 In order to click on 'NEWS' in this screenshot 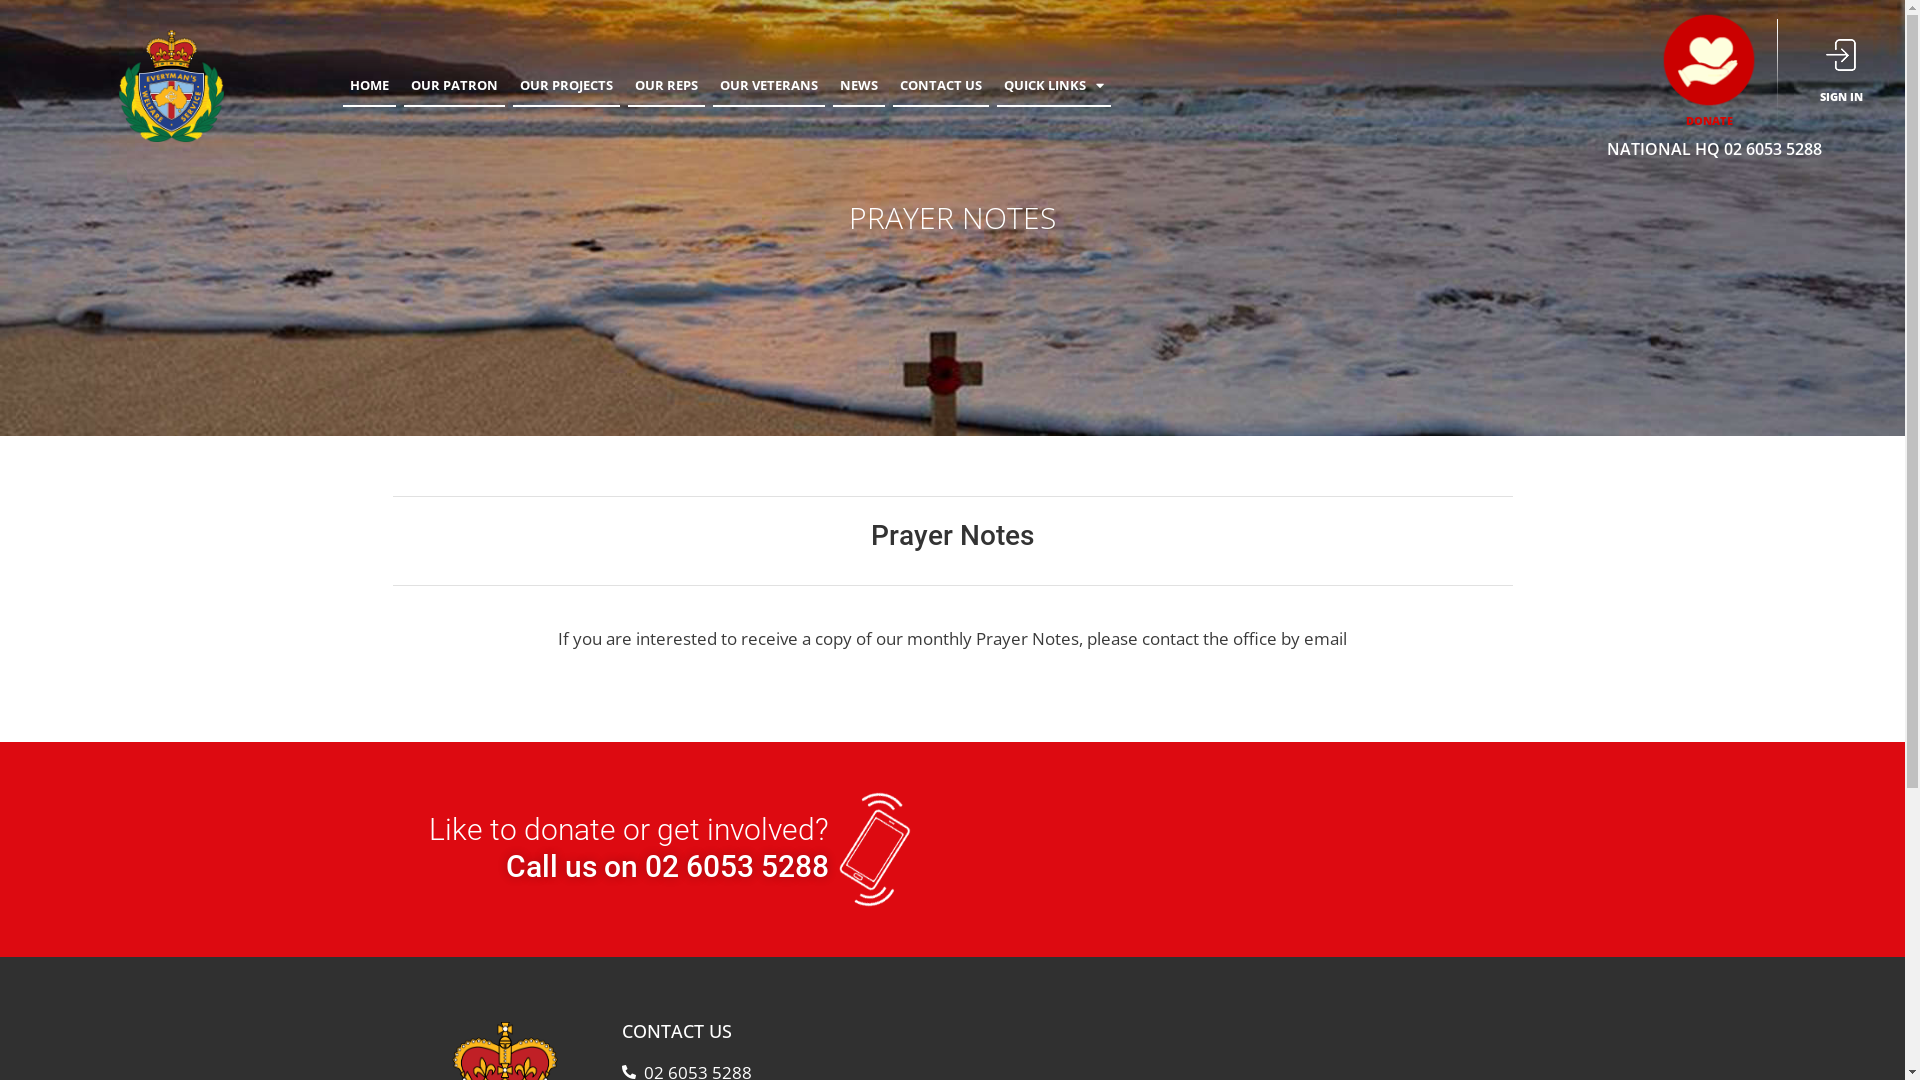, I will do `click(859, 84)`.